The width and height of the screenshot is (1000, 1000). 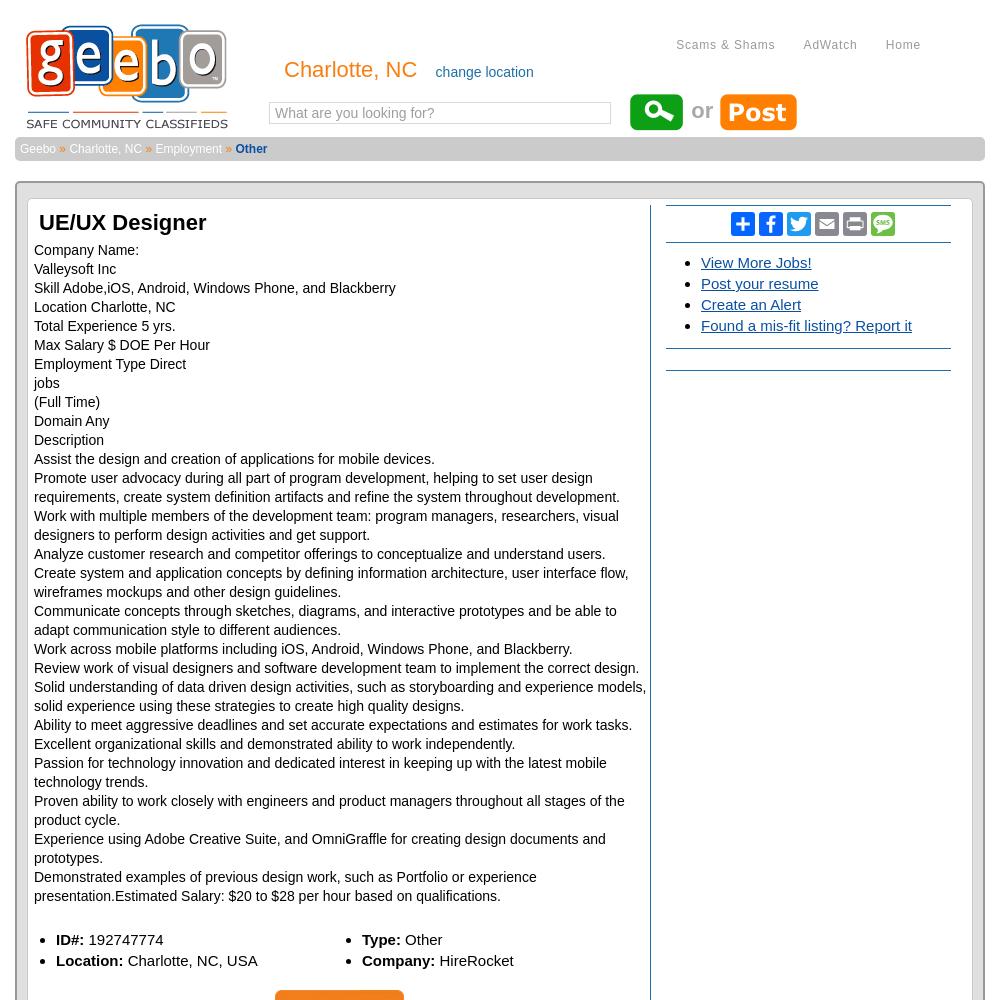 I want to click on 'UE/UX Designer', so click(x=121, y=221).